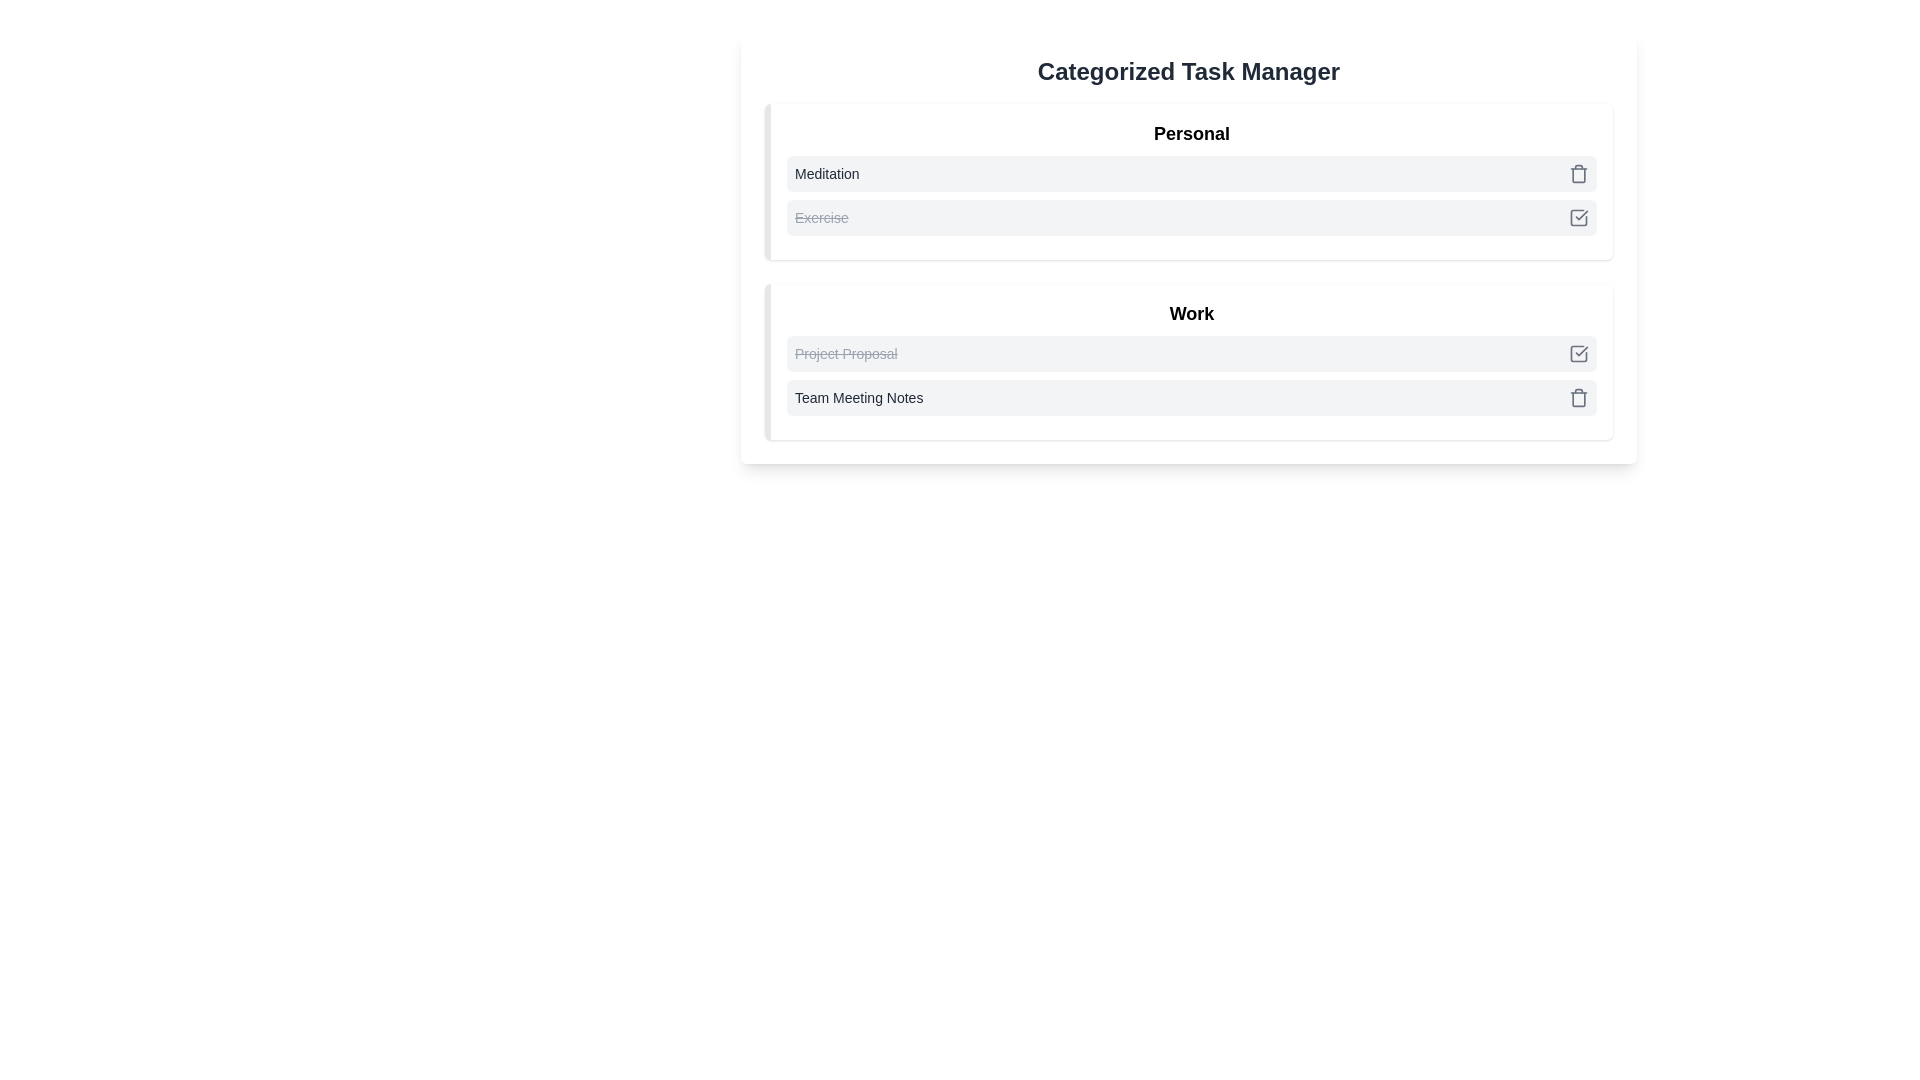 This screenshot has width=1920, height=1080. I want to click on the checked Checkbox icon located in the 'Team Meeting Notes' row under the 'Work' category, so click(1578, 353).